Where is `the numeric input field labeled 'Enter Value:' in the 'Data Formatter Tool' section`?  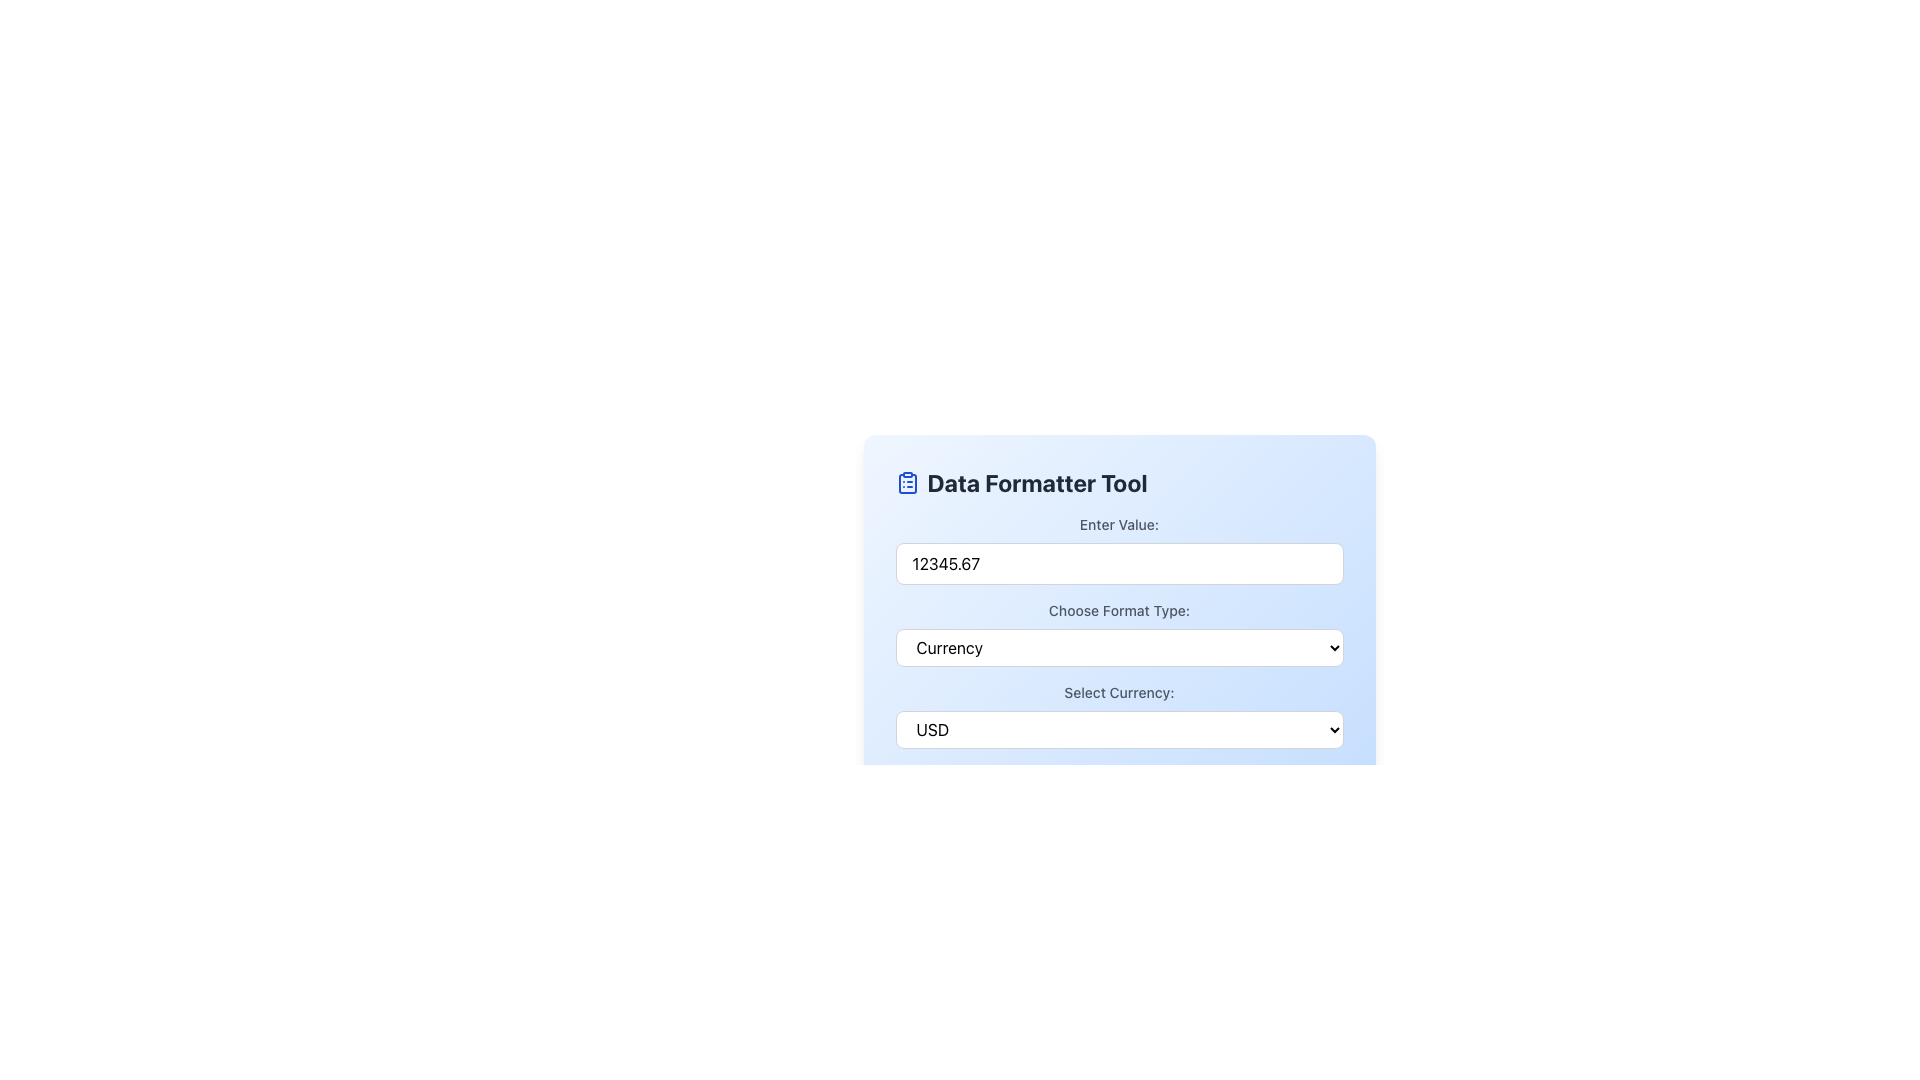
the numeric input field labeled 'Enter Value:' in the 'Data Formatter Tool' section is located at coordinates (1118, 550).